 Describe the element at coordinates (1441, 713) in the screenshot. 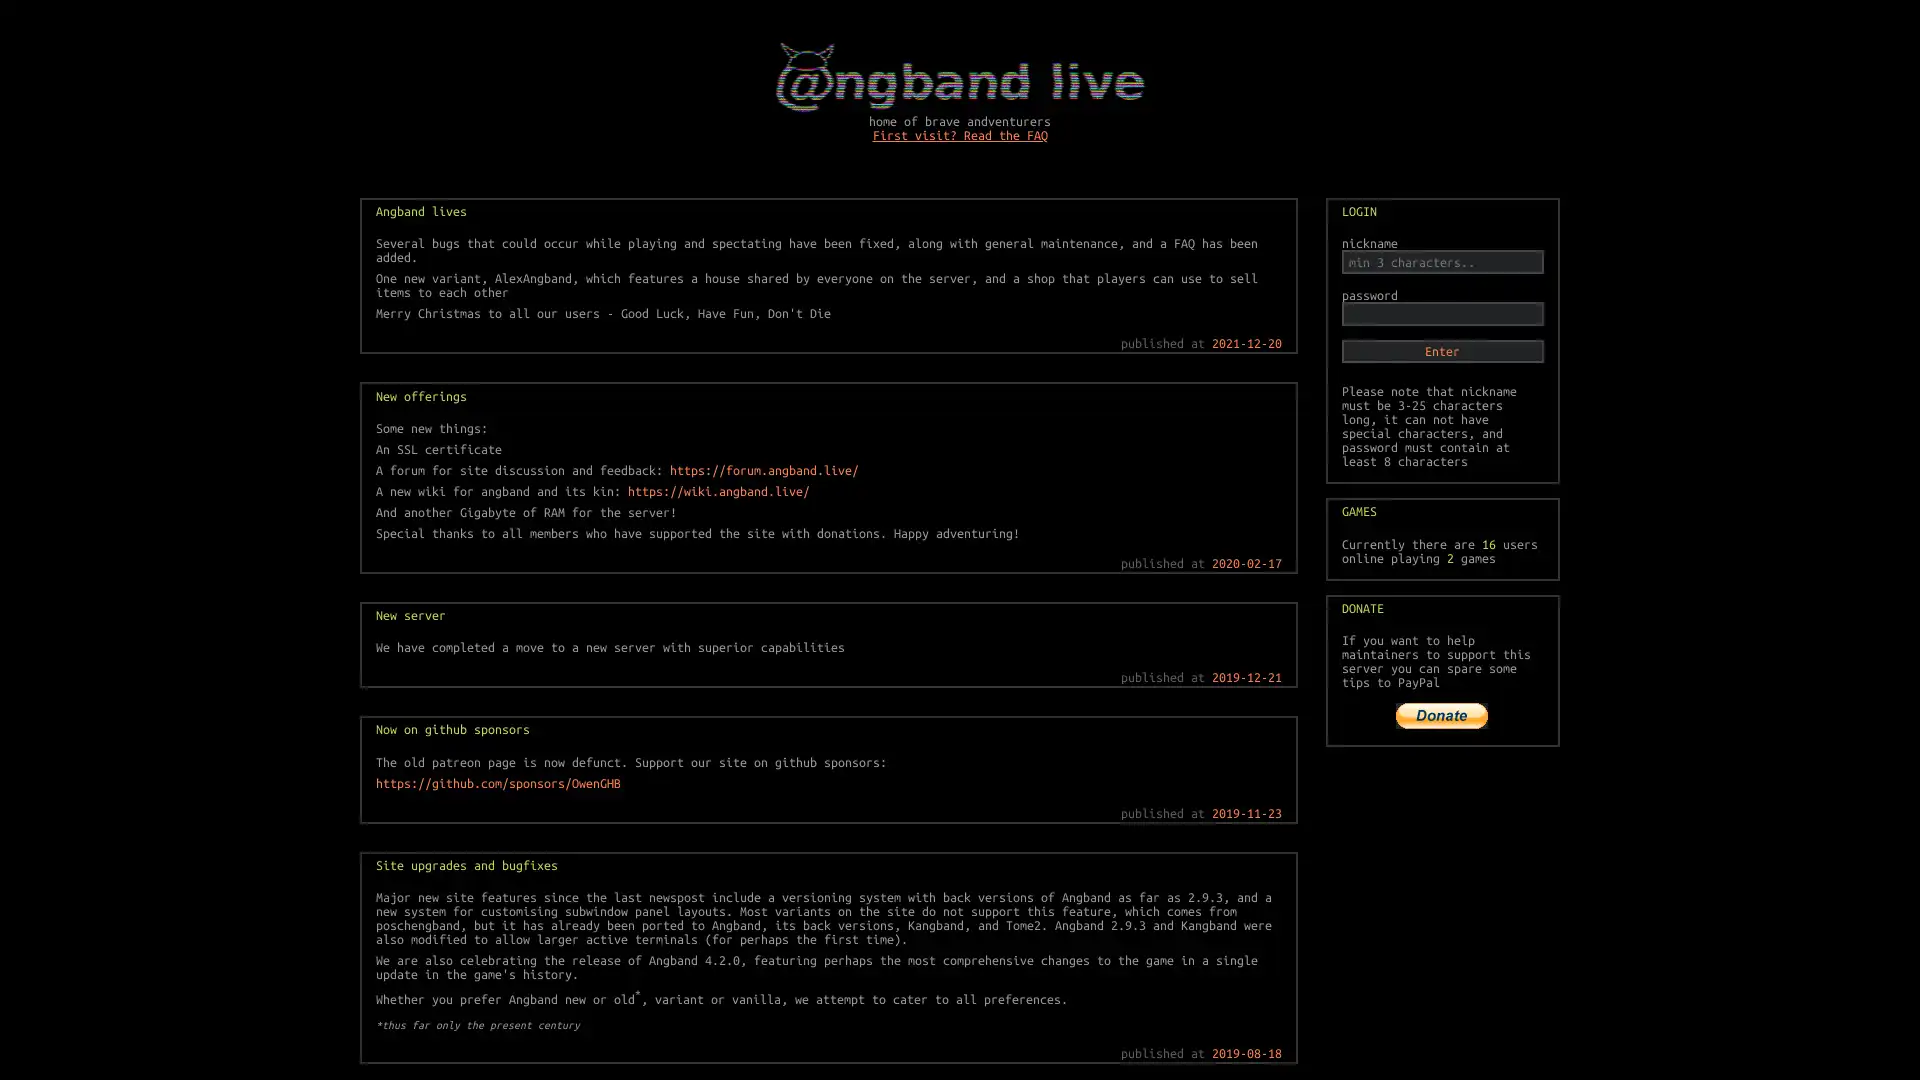

I see `PayPal  The safer, easier way to pay online!` at that location.